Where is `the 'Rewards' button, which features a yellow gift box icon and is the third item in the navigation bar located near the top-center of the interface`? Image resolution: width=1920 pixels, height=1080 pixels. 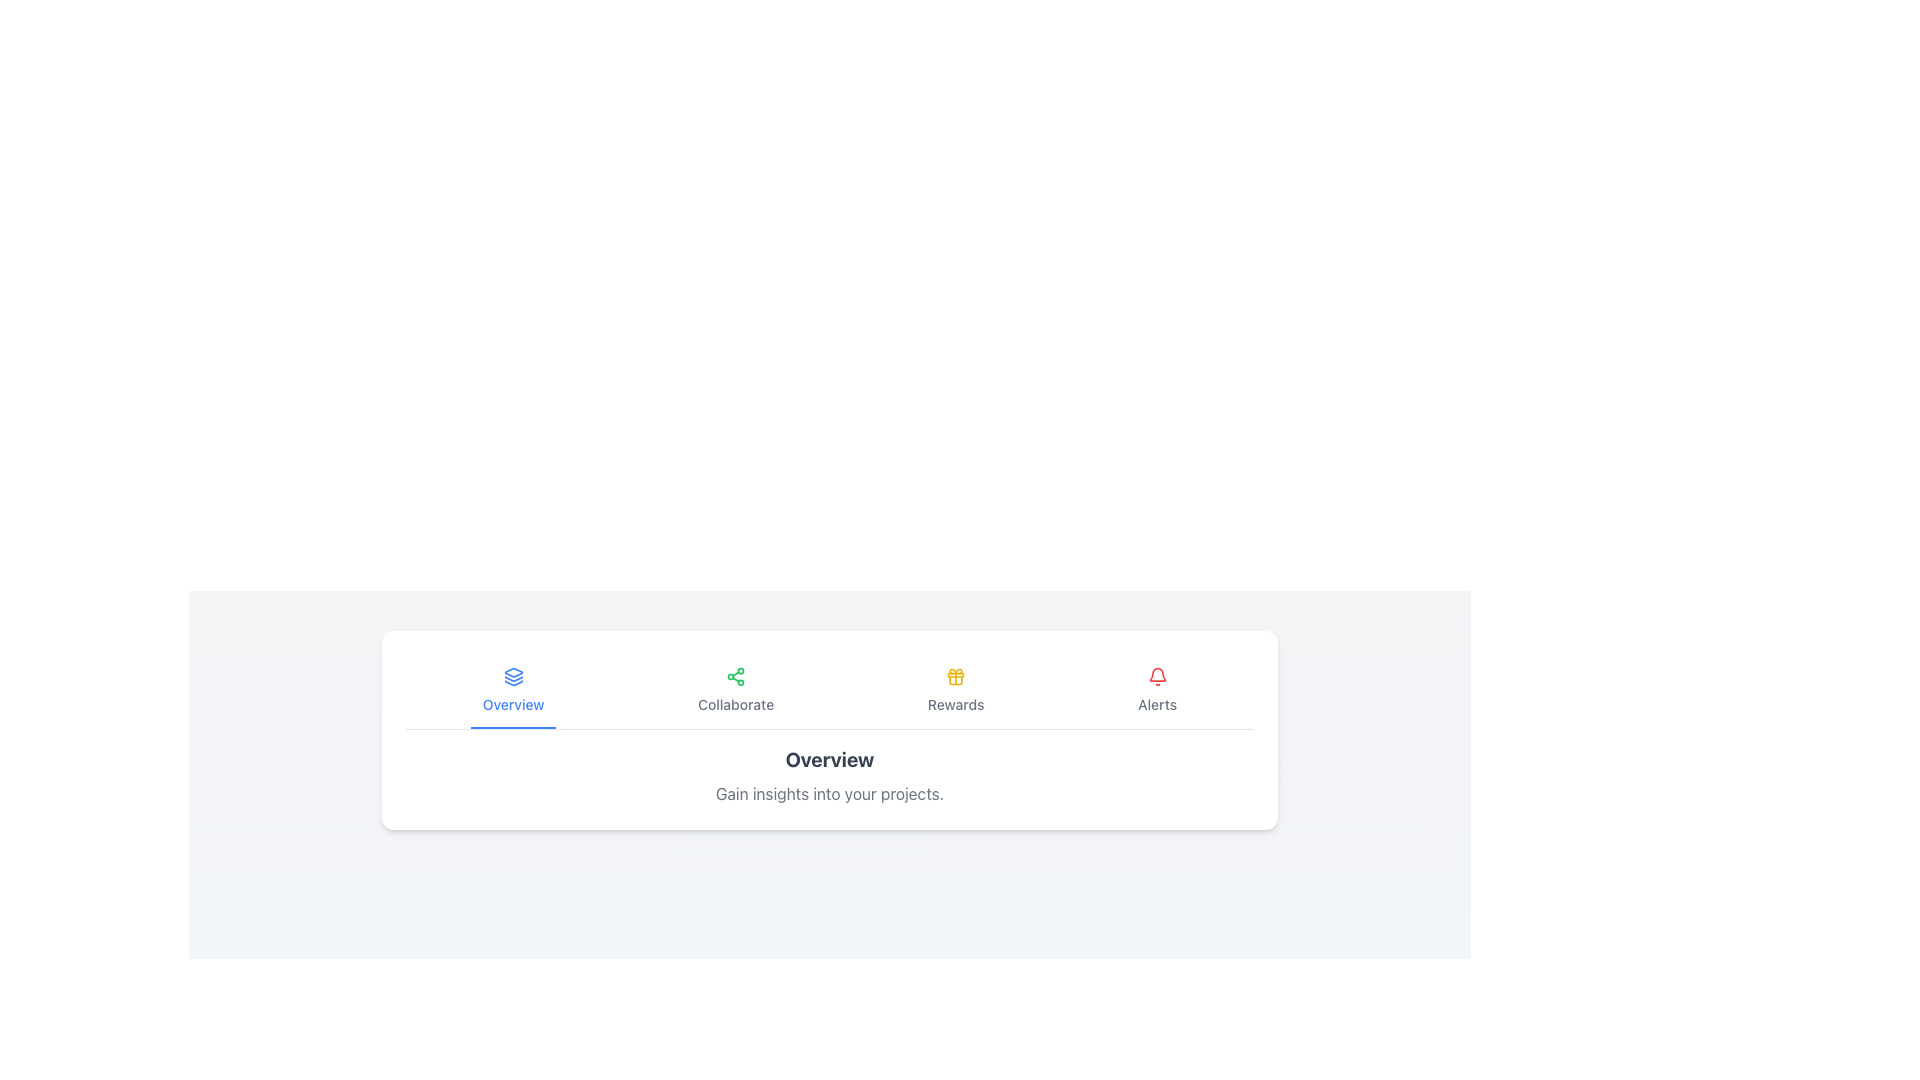
the 'Rewards' button, which features a yellow gift box icon and is the third item in the navigation bar located near the top-center of the interface is located at coordinates (954, 690).